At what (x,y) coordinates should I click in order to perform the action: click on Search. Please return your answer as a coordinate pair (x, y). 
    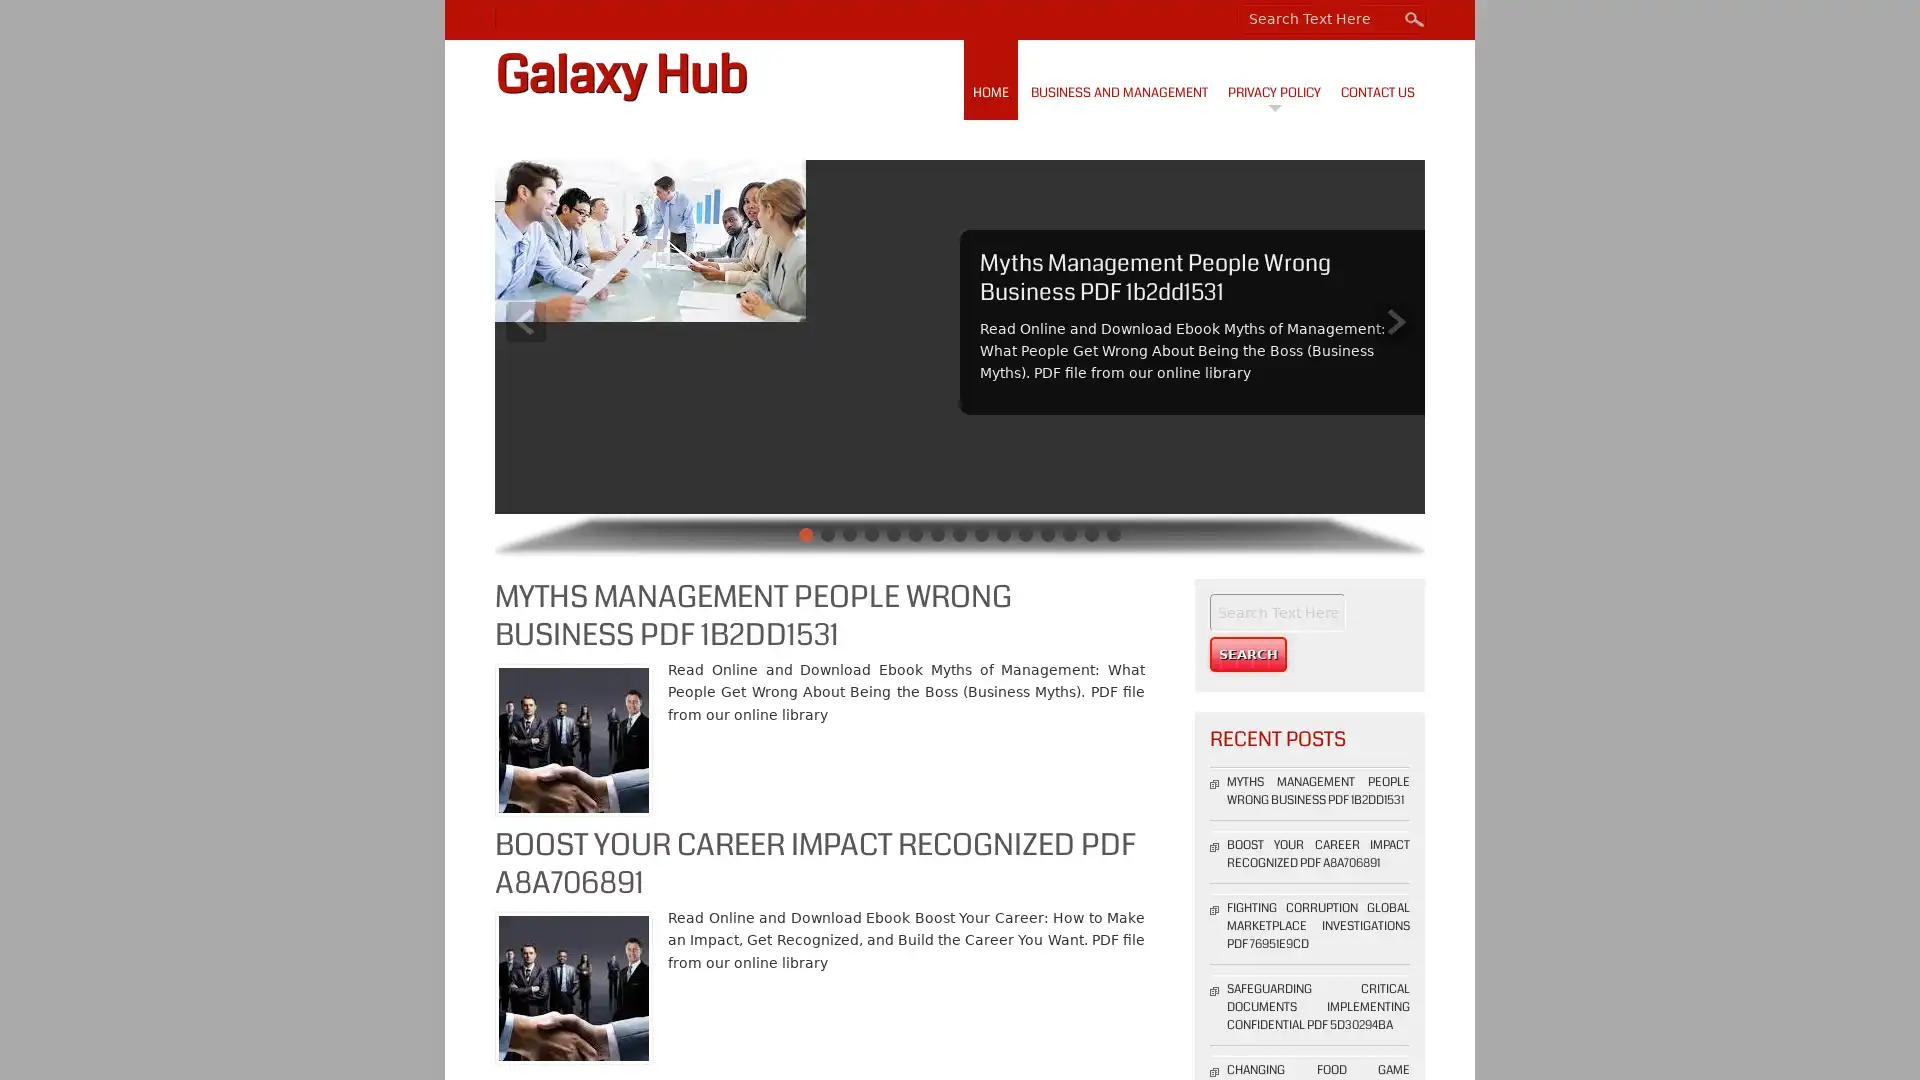
    Looking at the image, I should click on (1247, 654).